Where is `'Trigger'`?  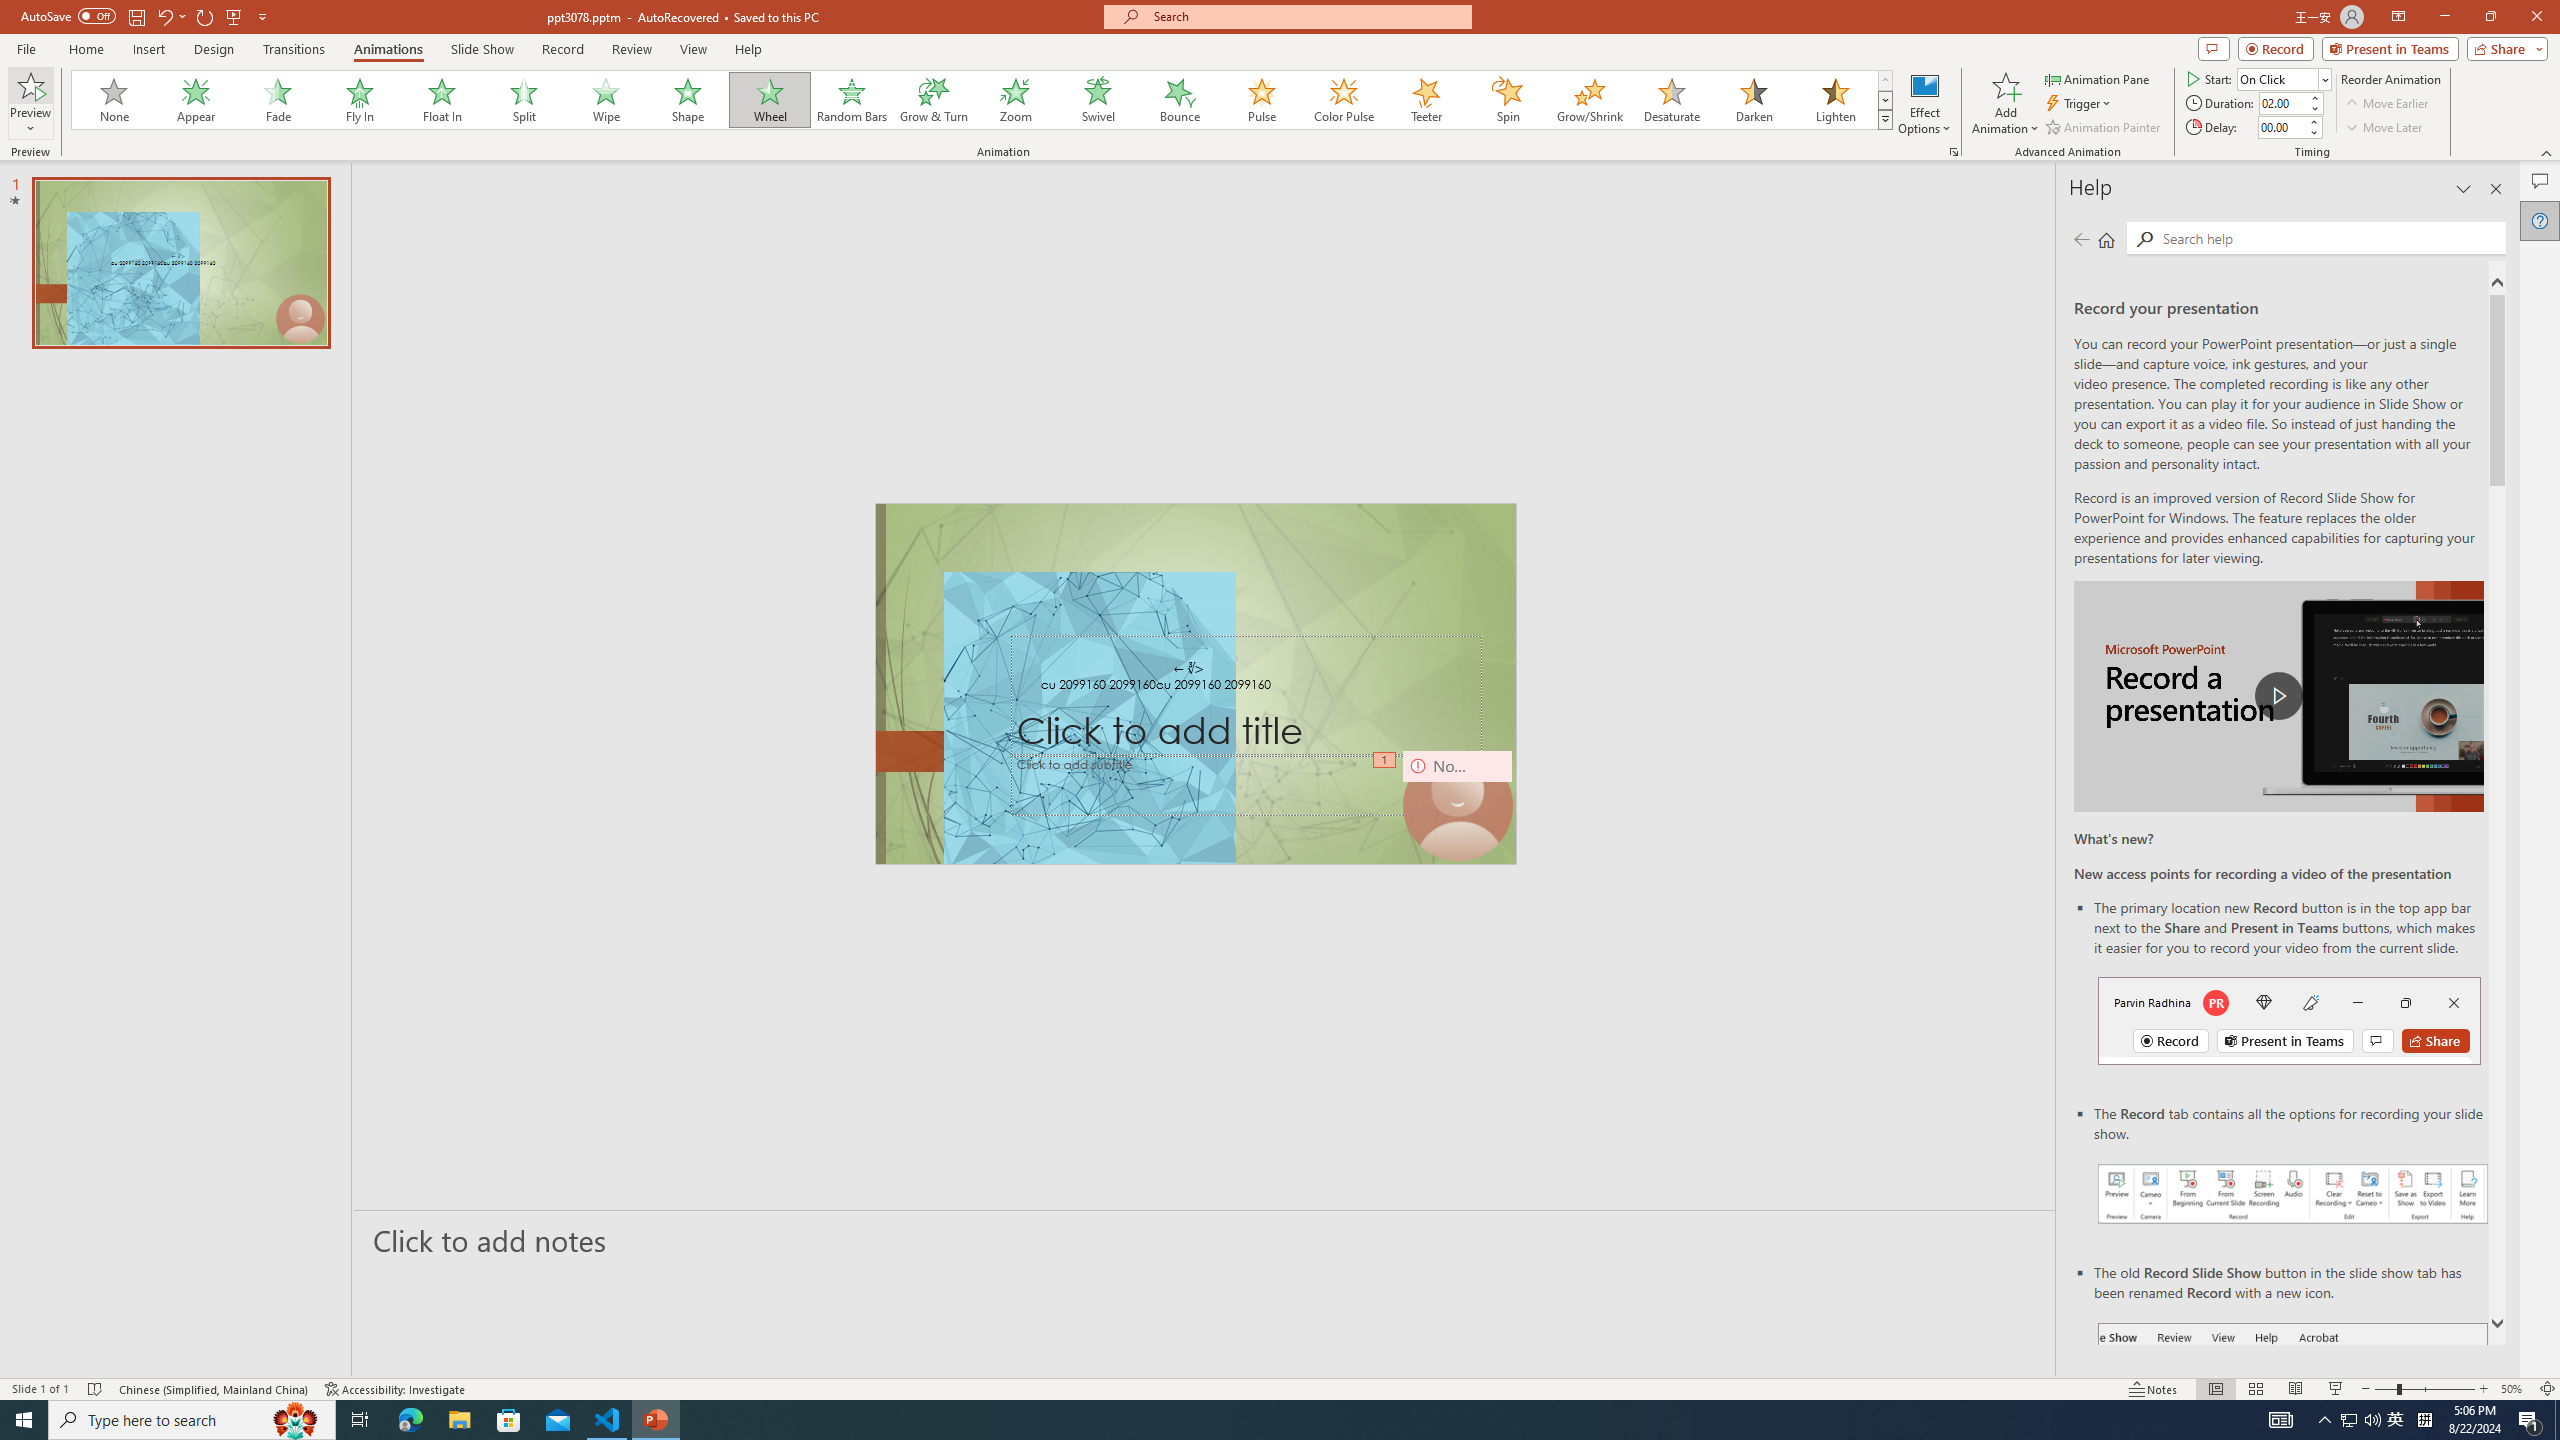 'Trigger' is located at coordinates (2079, 103).